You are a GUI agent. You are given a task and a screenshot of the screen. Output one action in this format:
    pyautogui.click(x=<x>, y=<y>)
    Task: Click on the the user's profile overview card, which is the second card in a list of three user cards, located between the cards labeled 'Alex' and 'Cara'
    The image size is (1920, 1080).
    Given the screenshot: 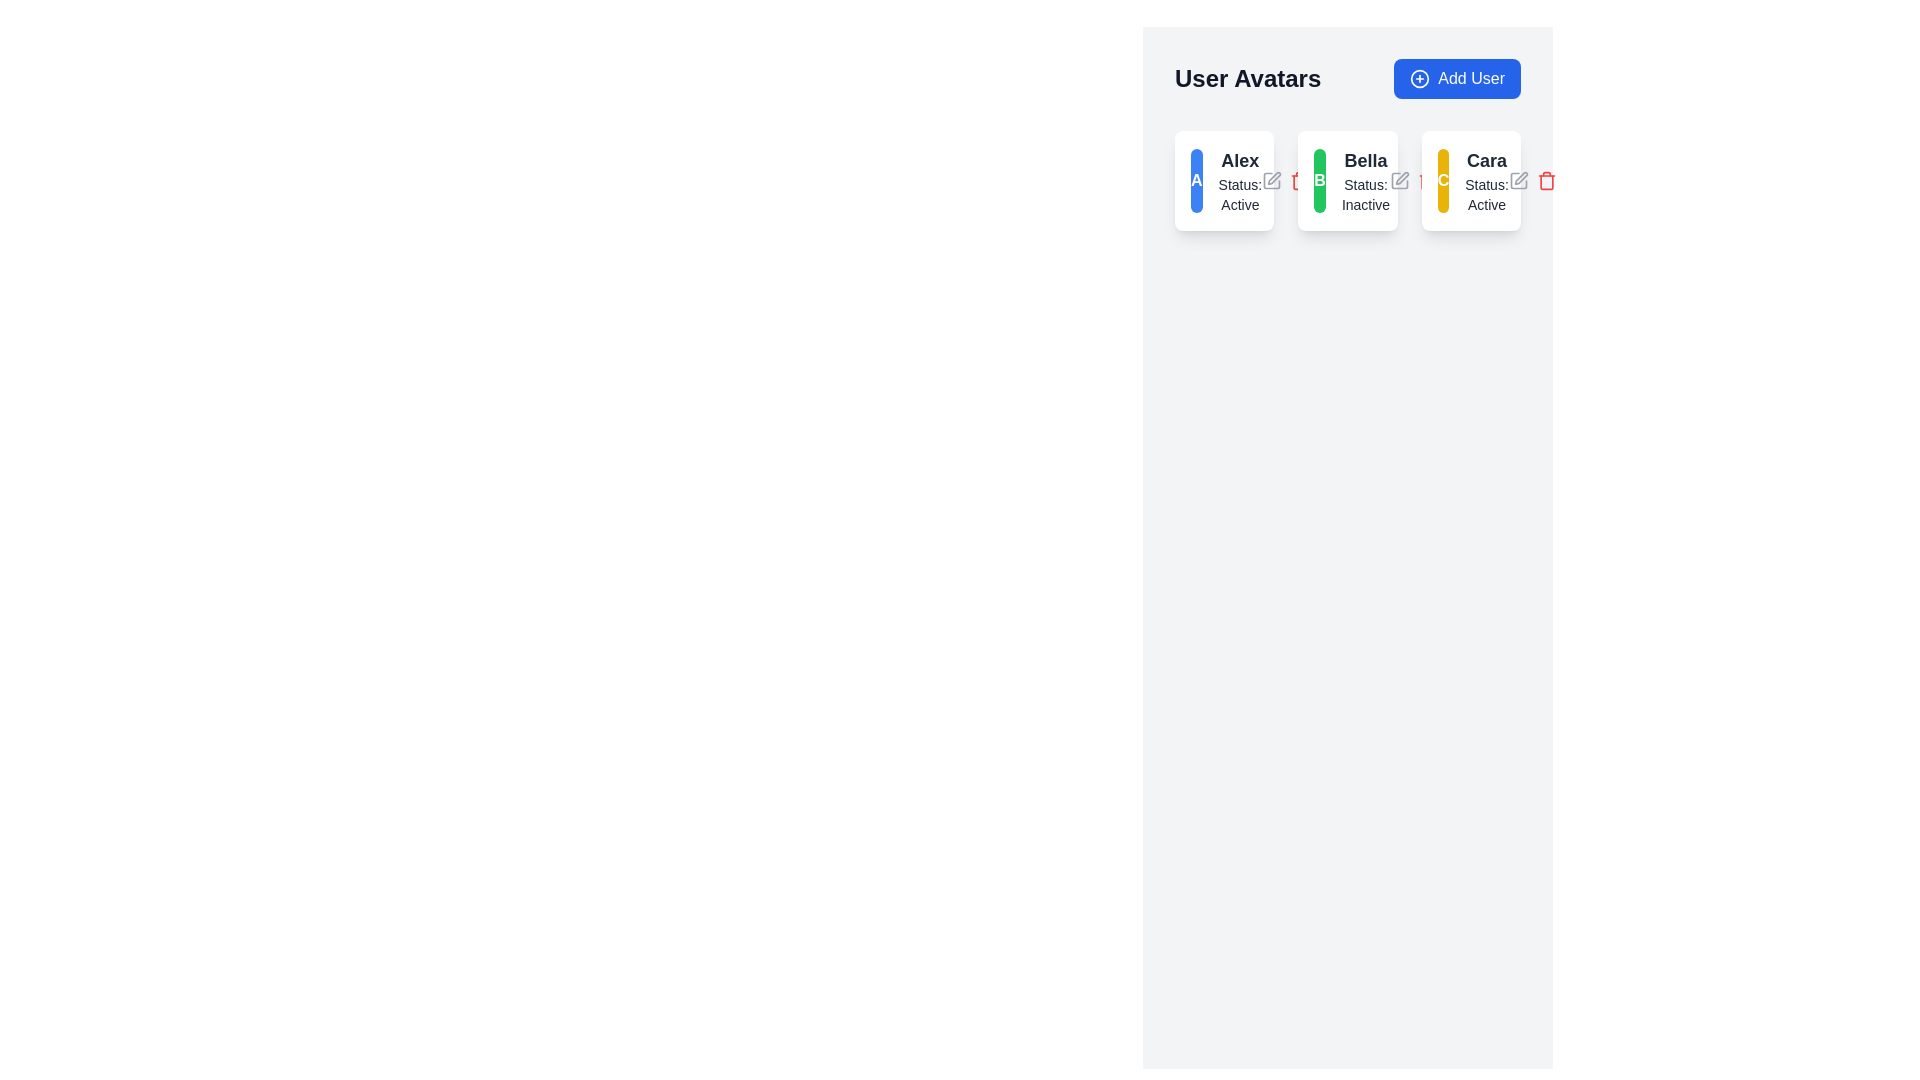 What is the action you would take?
    pyautogui.click(x=1348, y=181)
    